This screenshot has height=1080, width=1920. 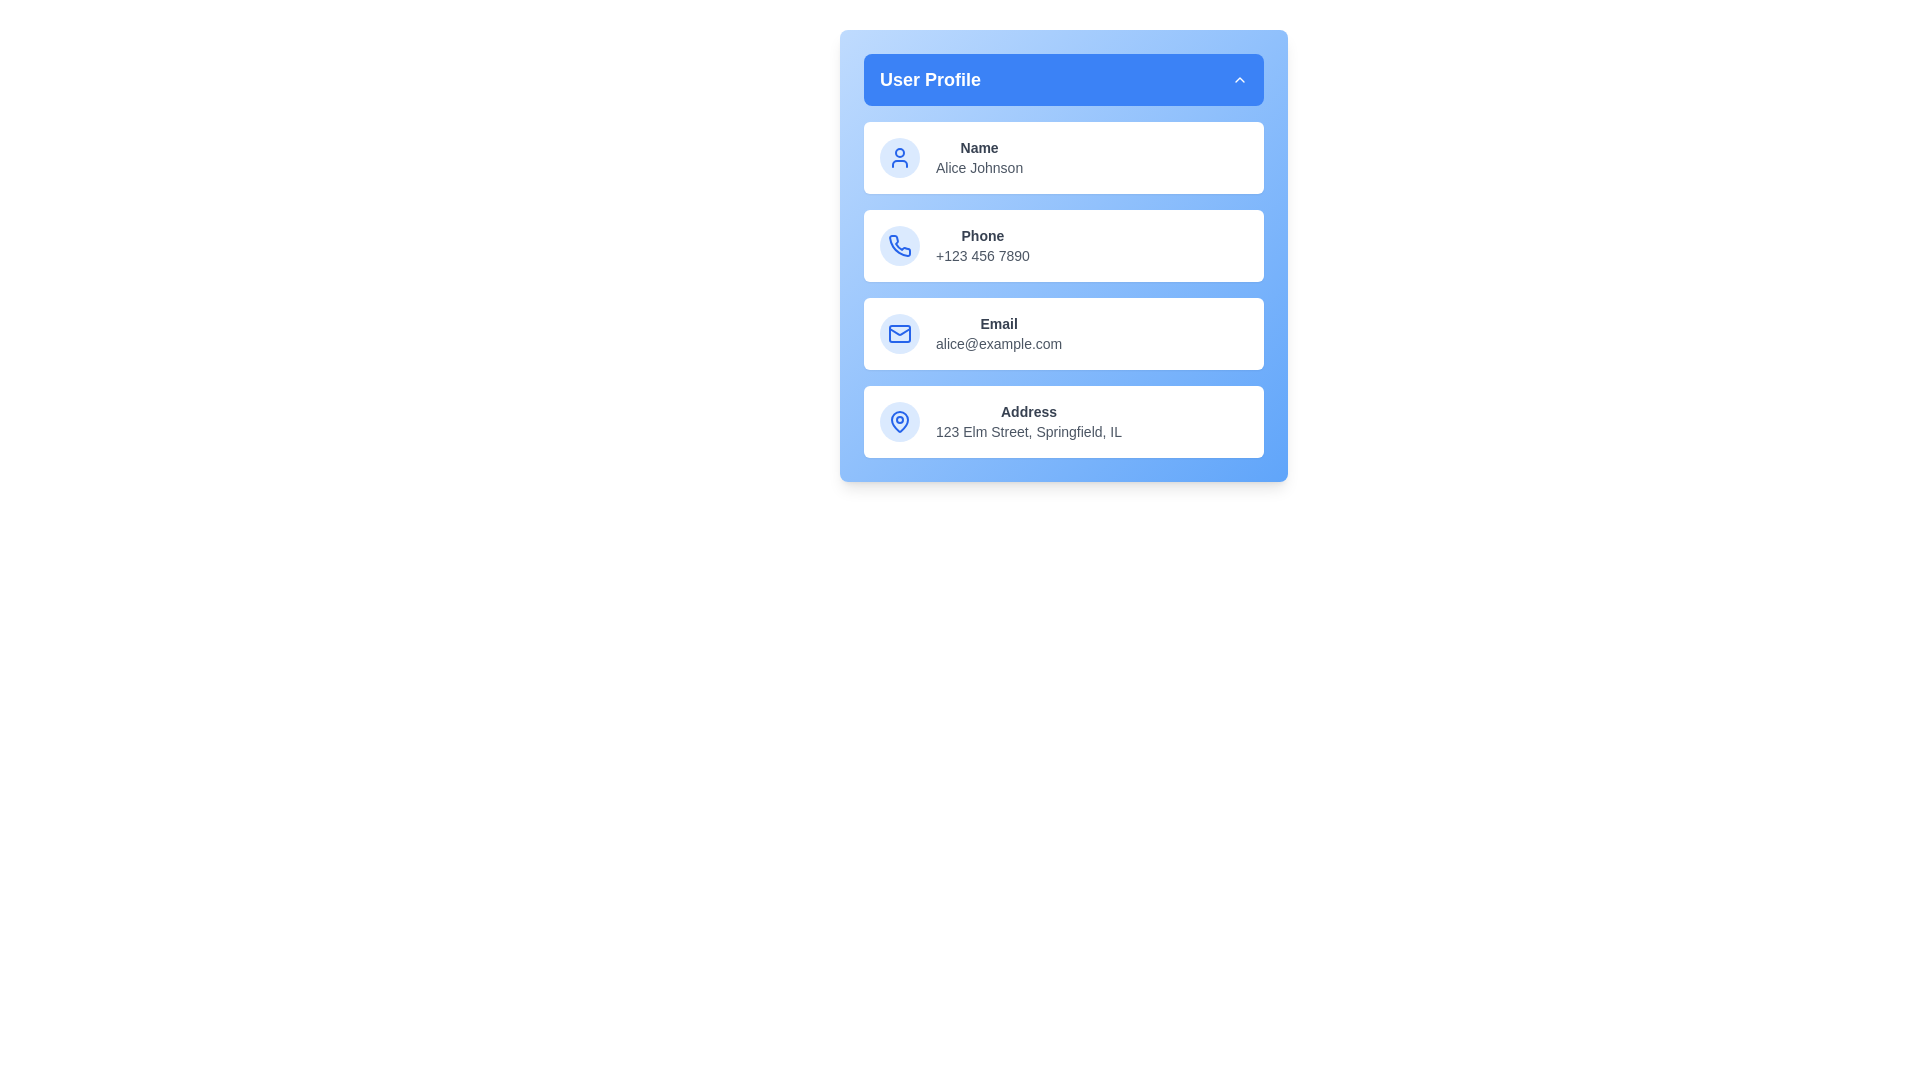 I want to click on the label element that describes the email address in the user profile card, positioned as the third entry above the email address 'alice@example.com', so click(x=999, y=323).